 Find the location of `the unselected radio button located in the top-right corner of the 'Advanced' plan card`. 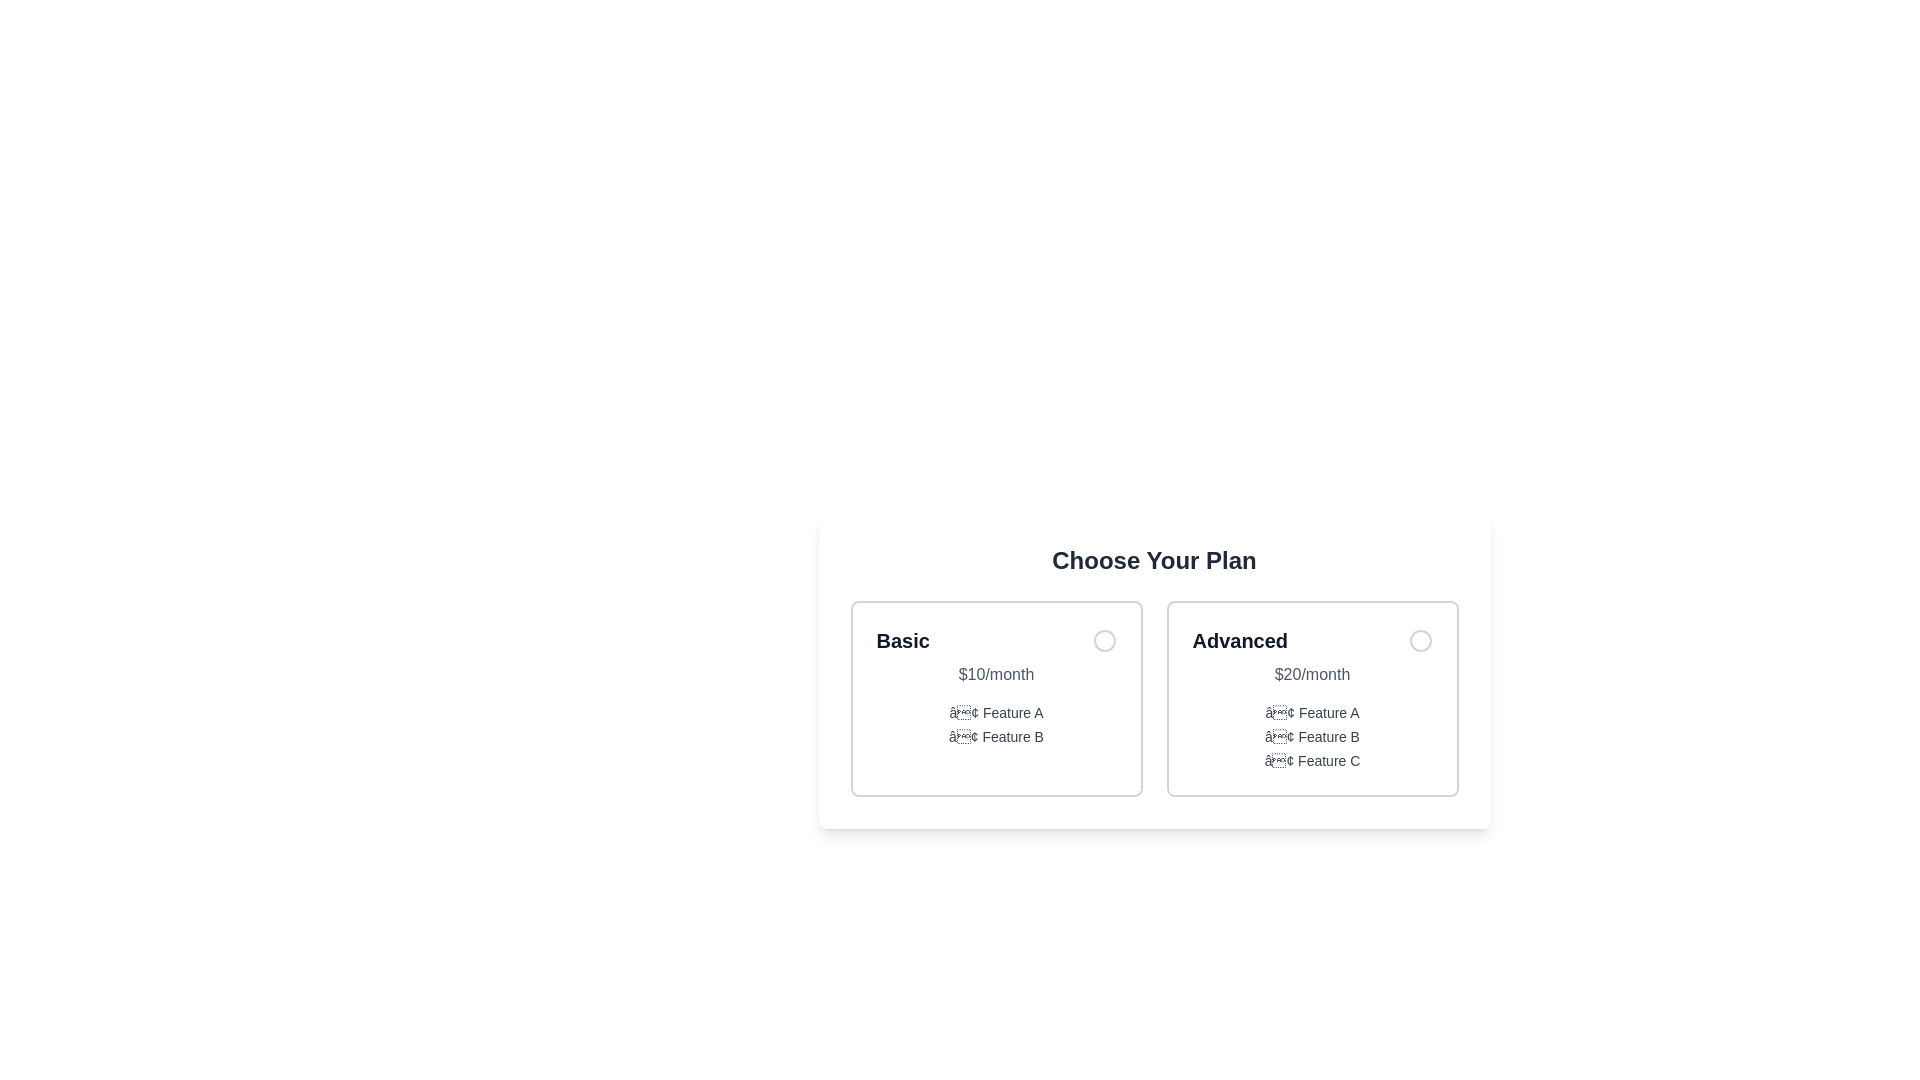

the unselected radio button located in the top-right corner of the 'Advanced' plan card is located at coordinates (1419, 640).